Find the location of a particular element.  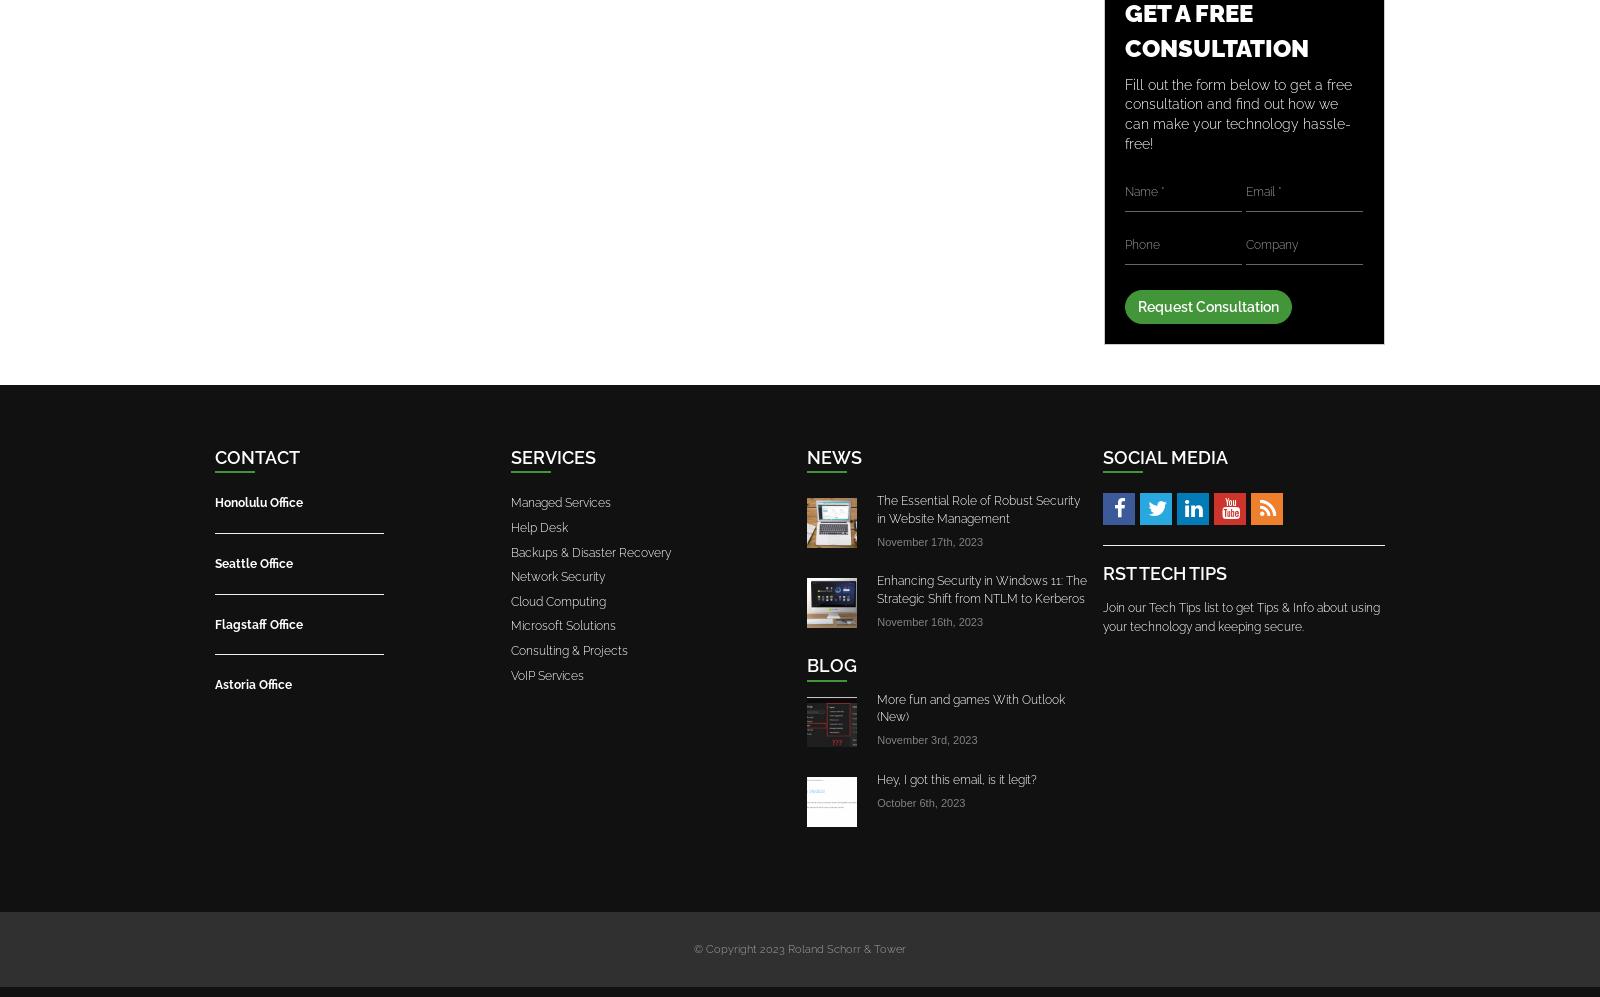

'Hey, I got this email, is it legit?' is located at coordinates (875, 777).